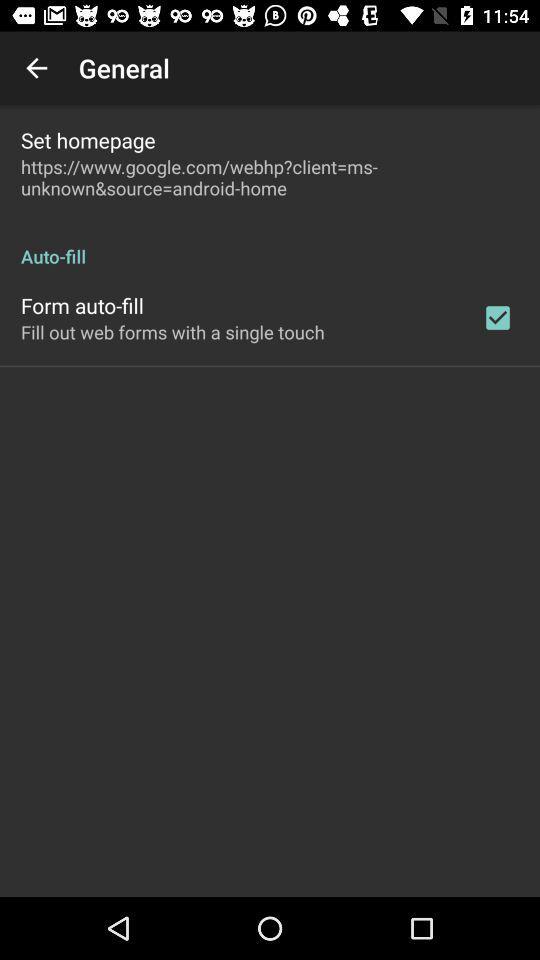 This screenshot has width=540, height=960. Describe the element at coordinates (87, 139) in the screenshot. I see `set homepage icon` at that location.